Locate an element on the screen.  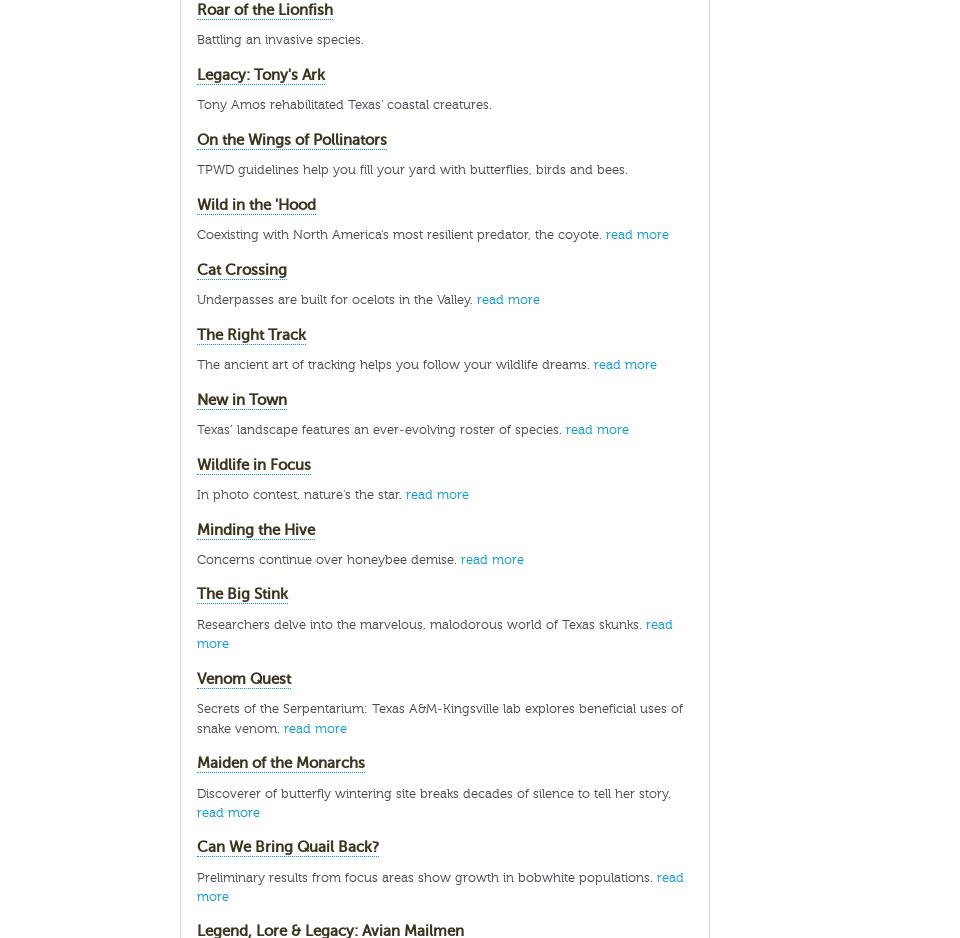
'Tony Amos rehabilitated Texas' coastal creatures.' is located at coordinates (344, 103).